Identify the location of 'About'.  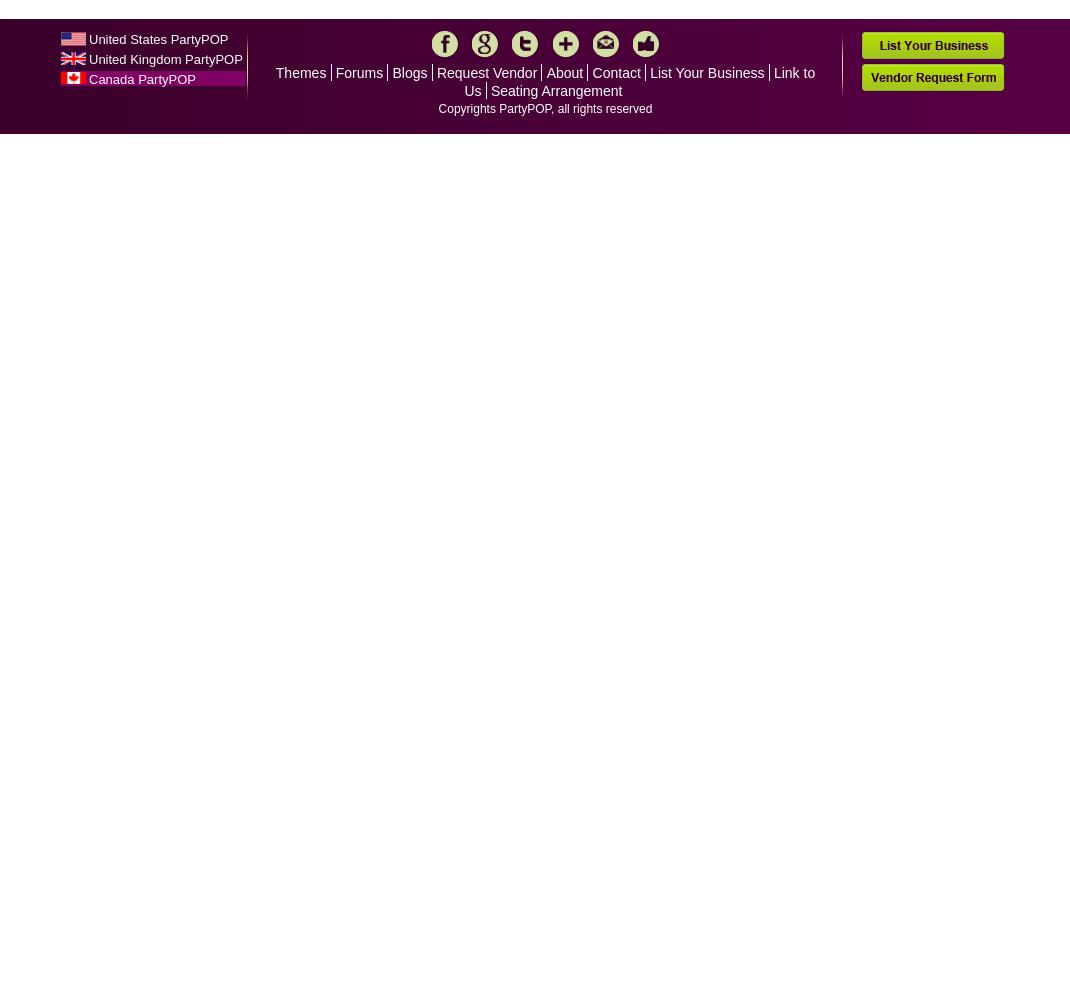
(563, 72).